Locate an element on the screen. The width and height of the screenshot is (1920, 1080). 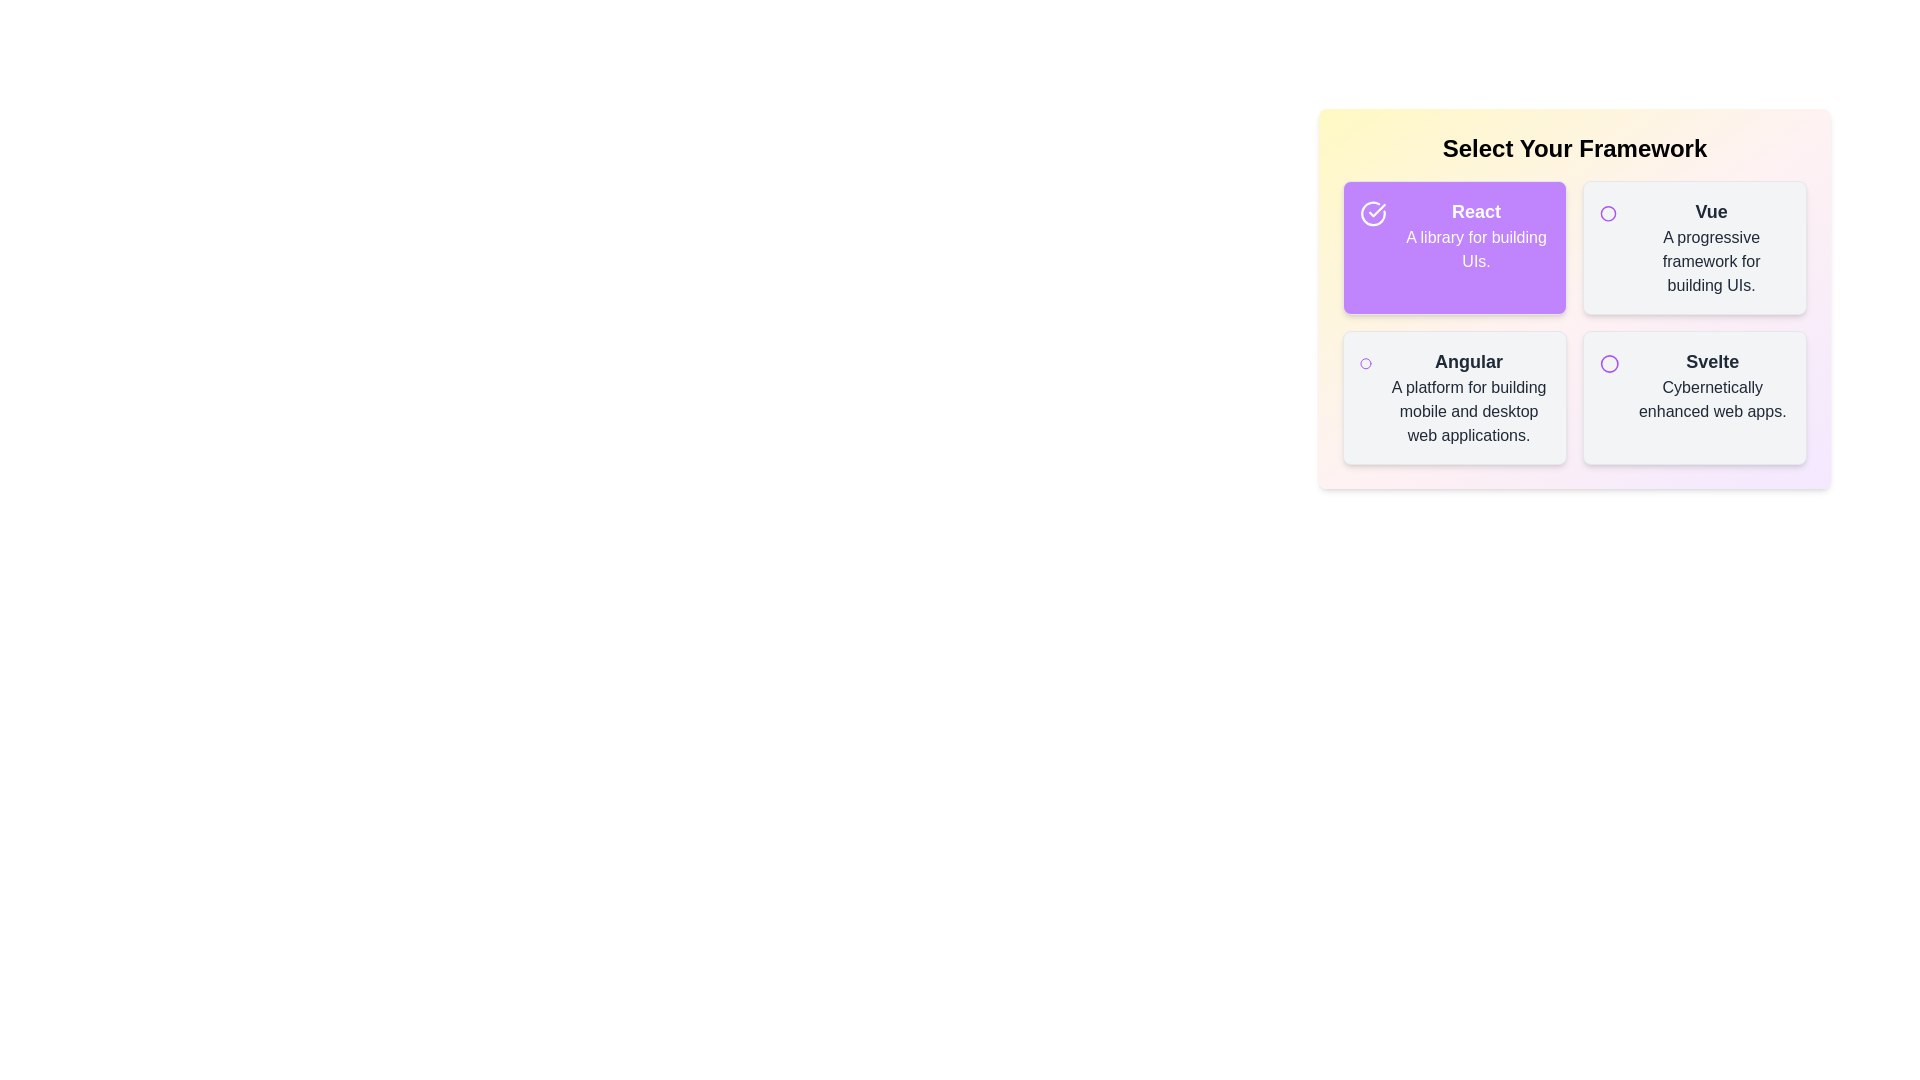
the item labeled React to toggle its selection state is located at coordinates (1454, 246).